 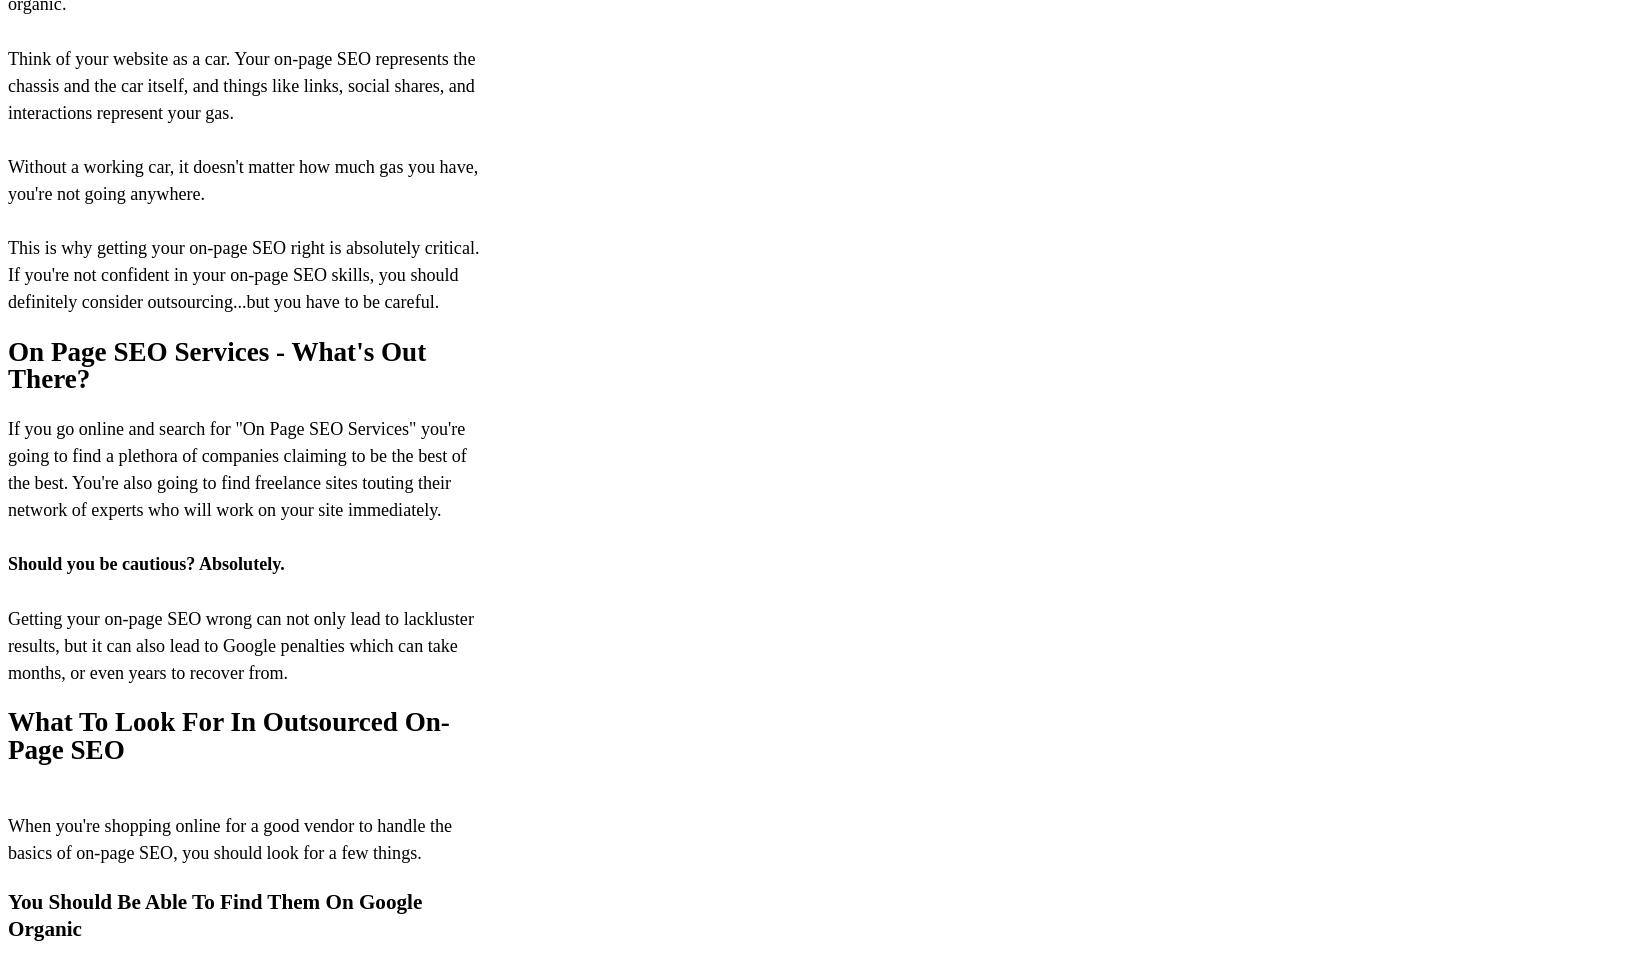 What do you see at coordinates (240, 643) in the screenshot?
I see `'Getting your on-page SEO wrong can not only lead to lackluster results, but it can also lead to Google penalties which can take months, or even years to recover from.'` at bounding box center [240, 643].